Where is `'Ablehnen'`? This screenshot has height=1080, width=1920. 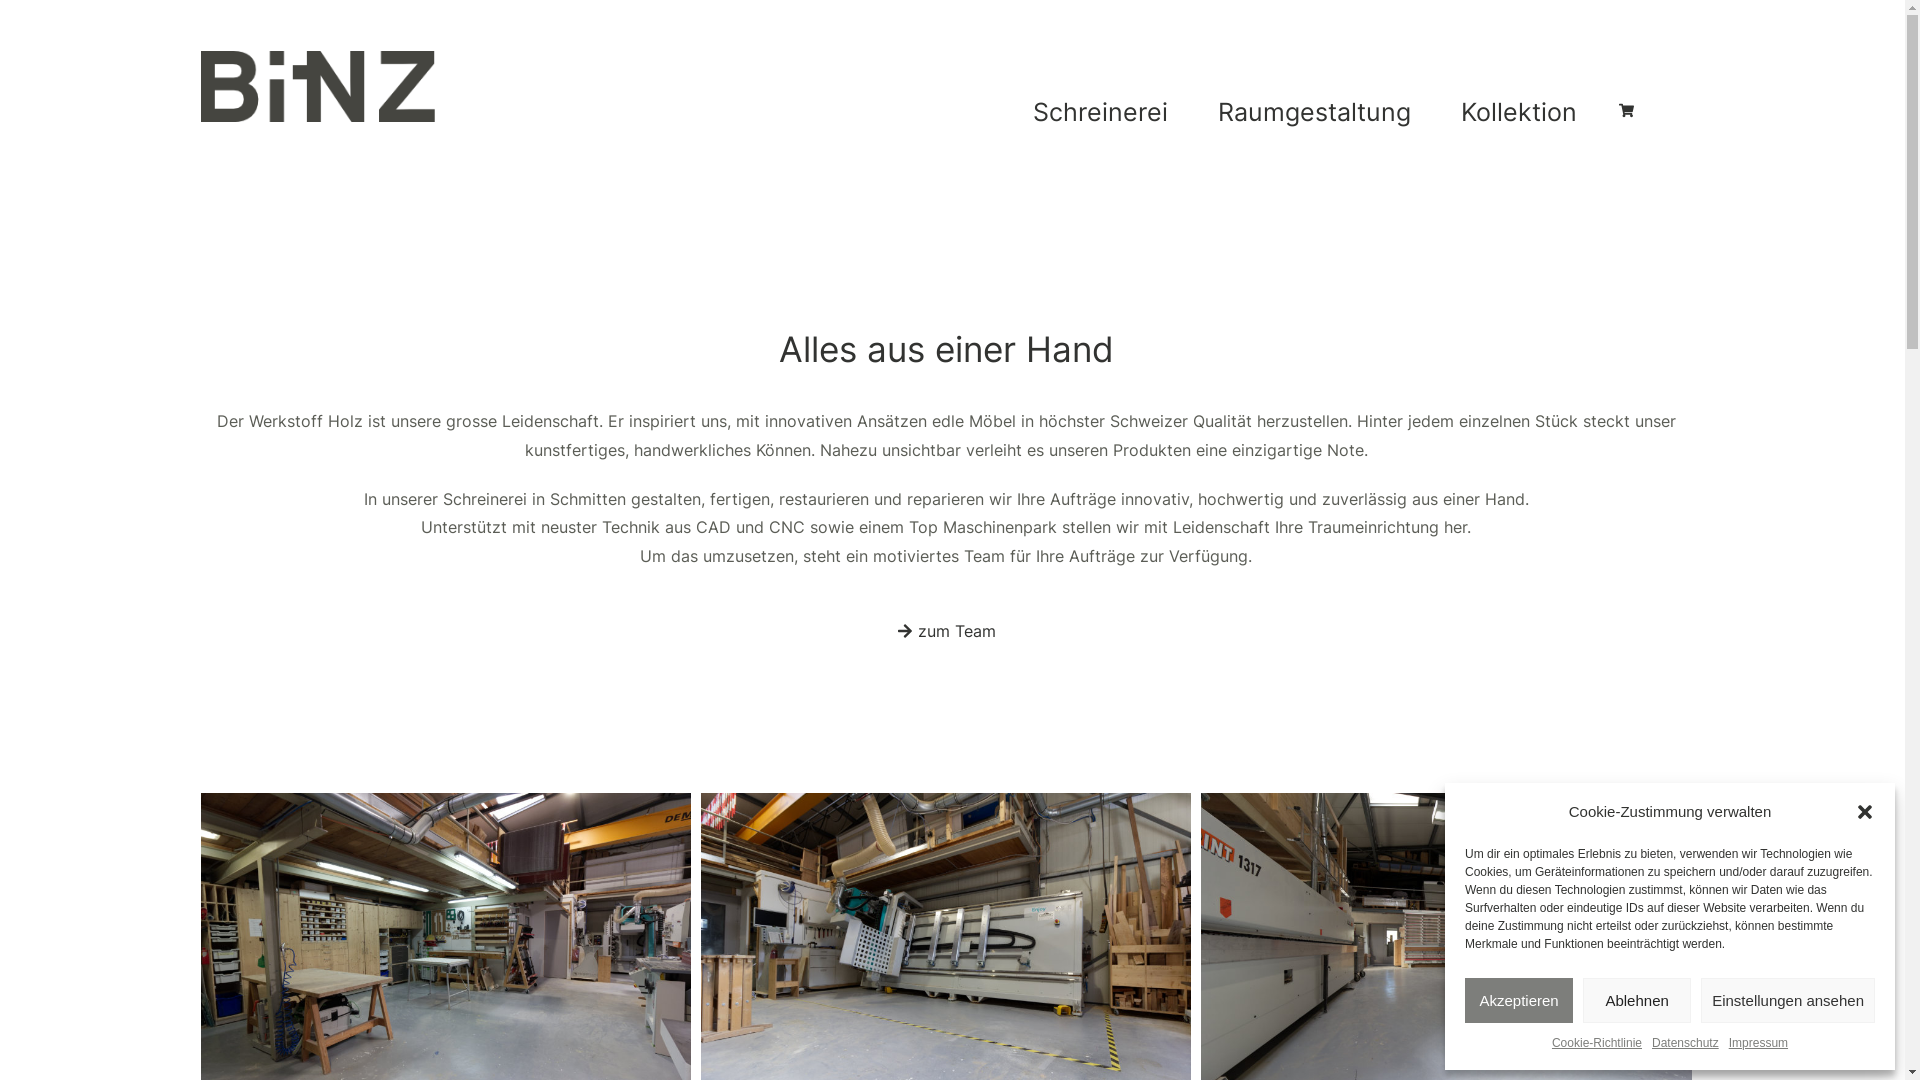 'Ablehnen' is located at coordinates (1636, 1000).